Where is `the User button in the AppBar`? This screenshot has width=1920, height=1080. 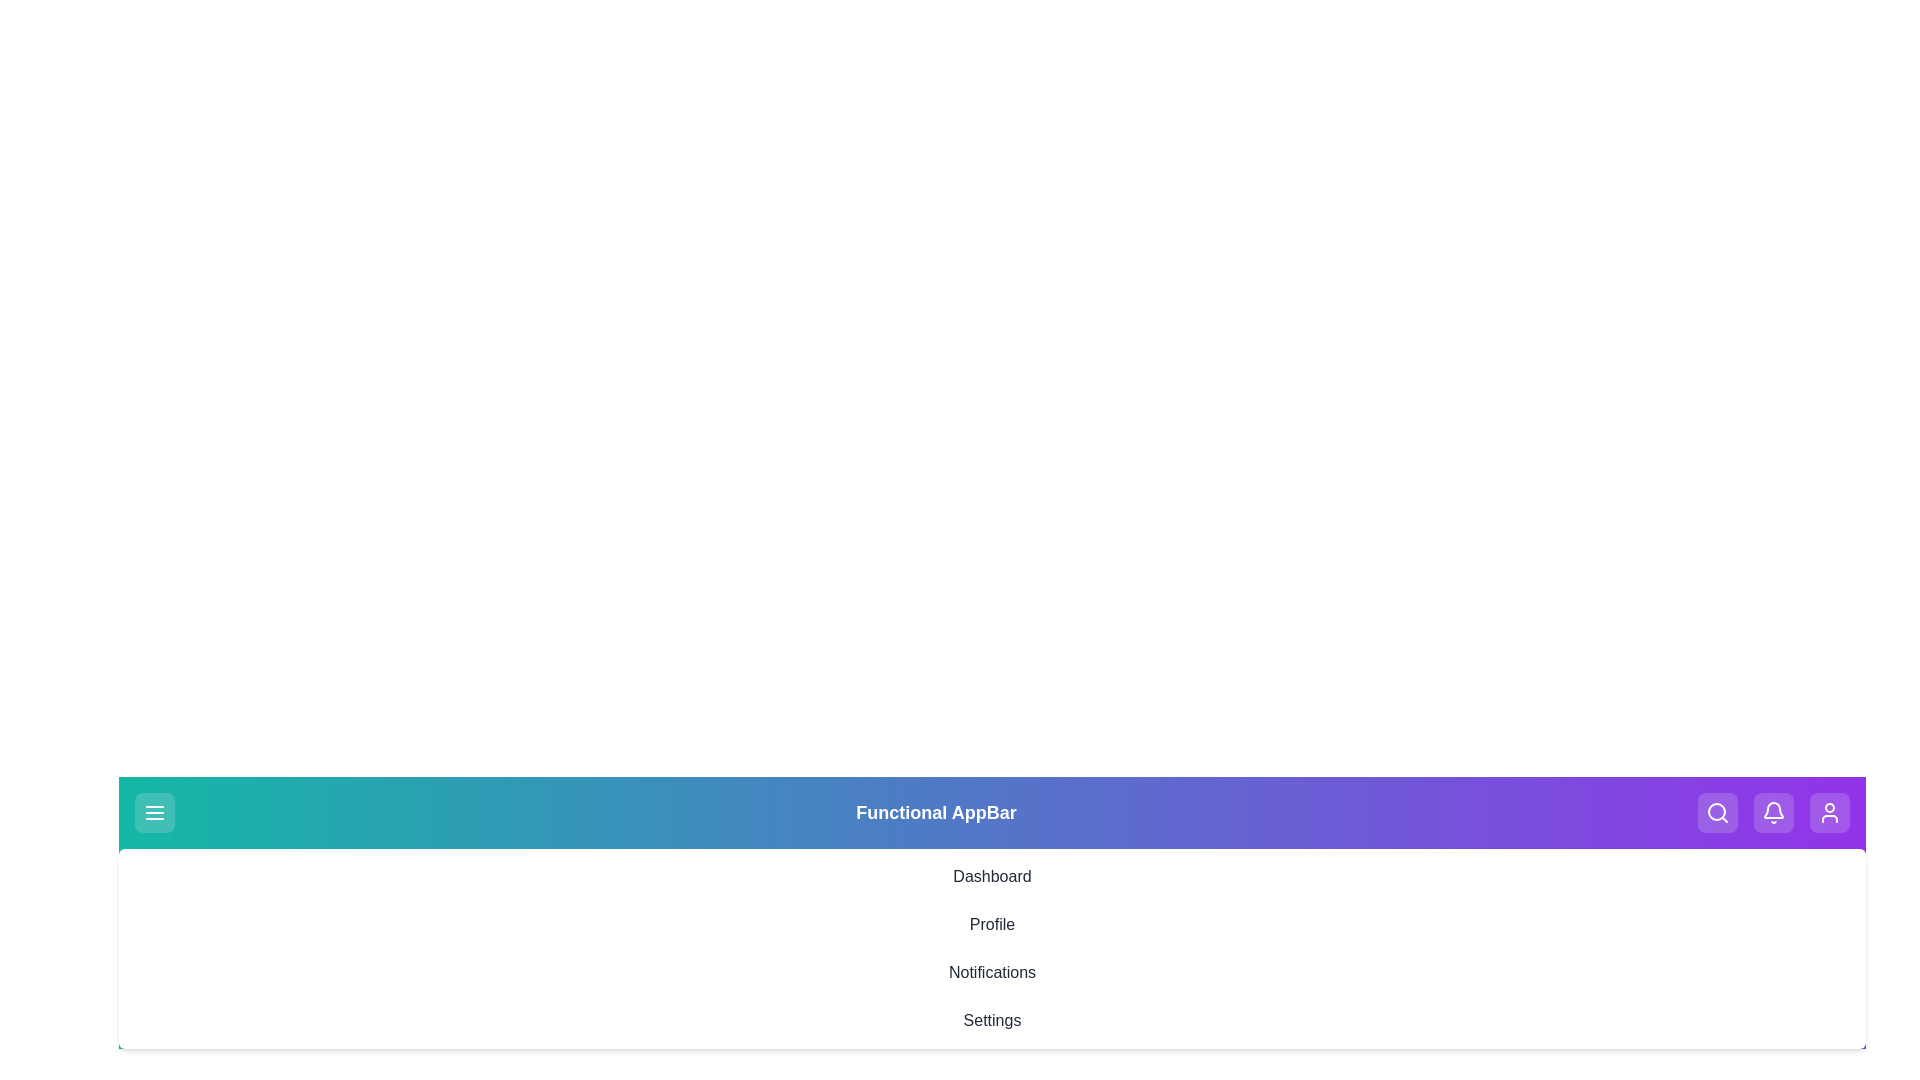 the User button in the AppBar is located at coordinates (1829, 813).